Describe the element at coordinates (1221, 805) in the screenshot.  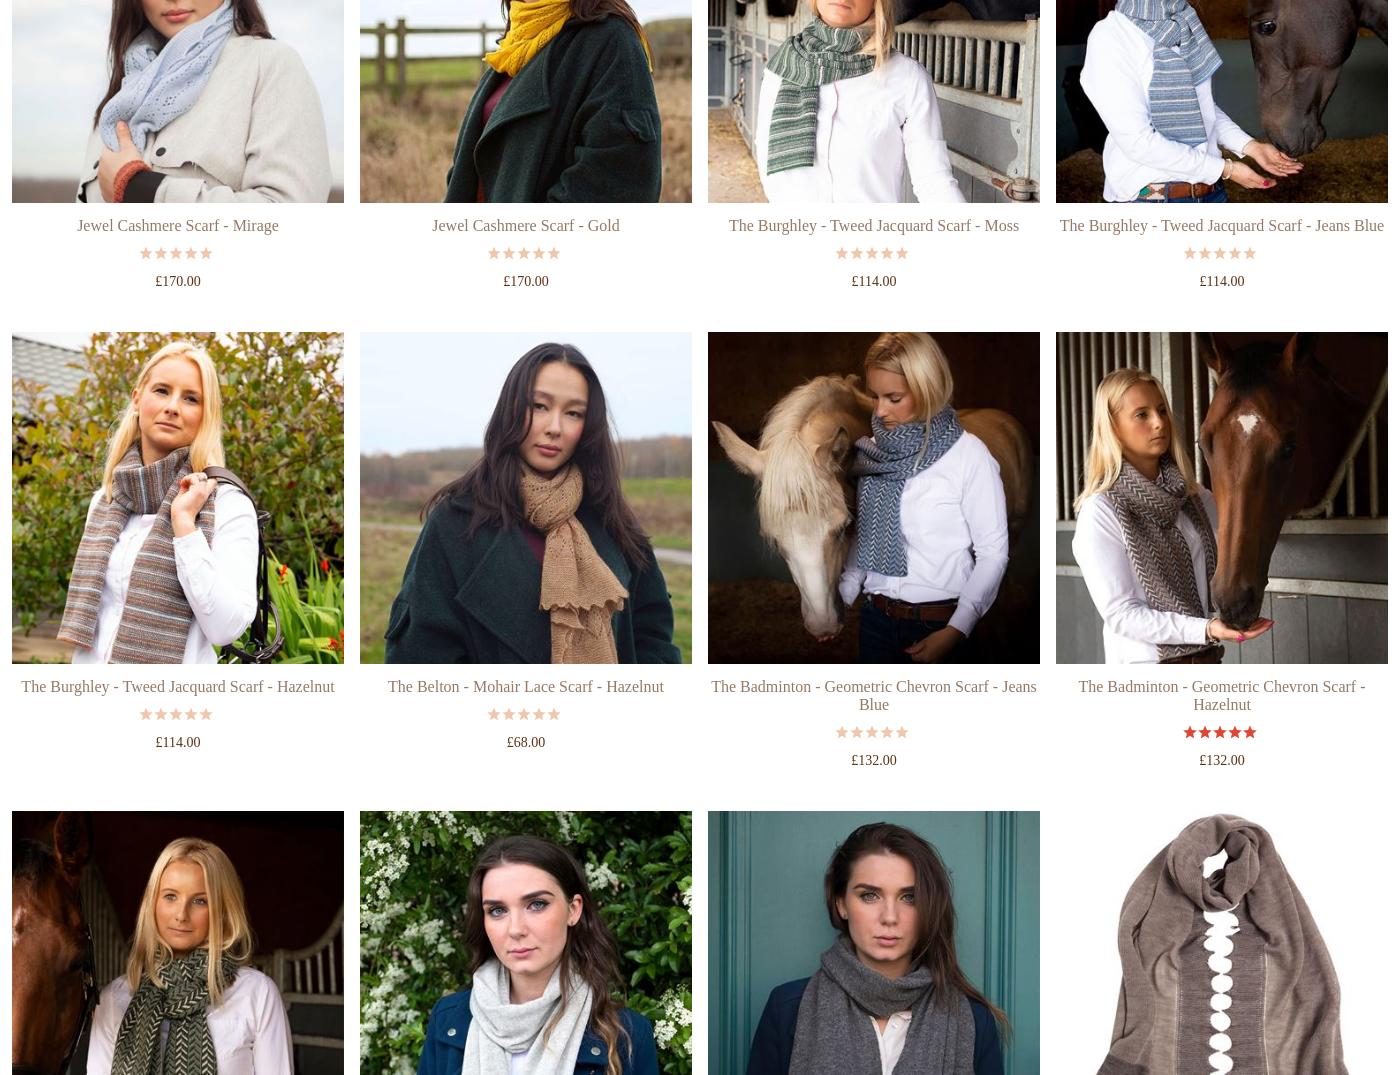
I see `'5 out of 5'` at that location.